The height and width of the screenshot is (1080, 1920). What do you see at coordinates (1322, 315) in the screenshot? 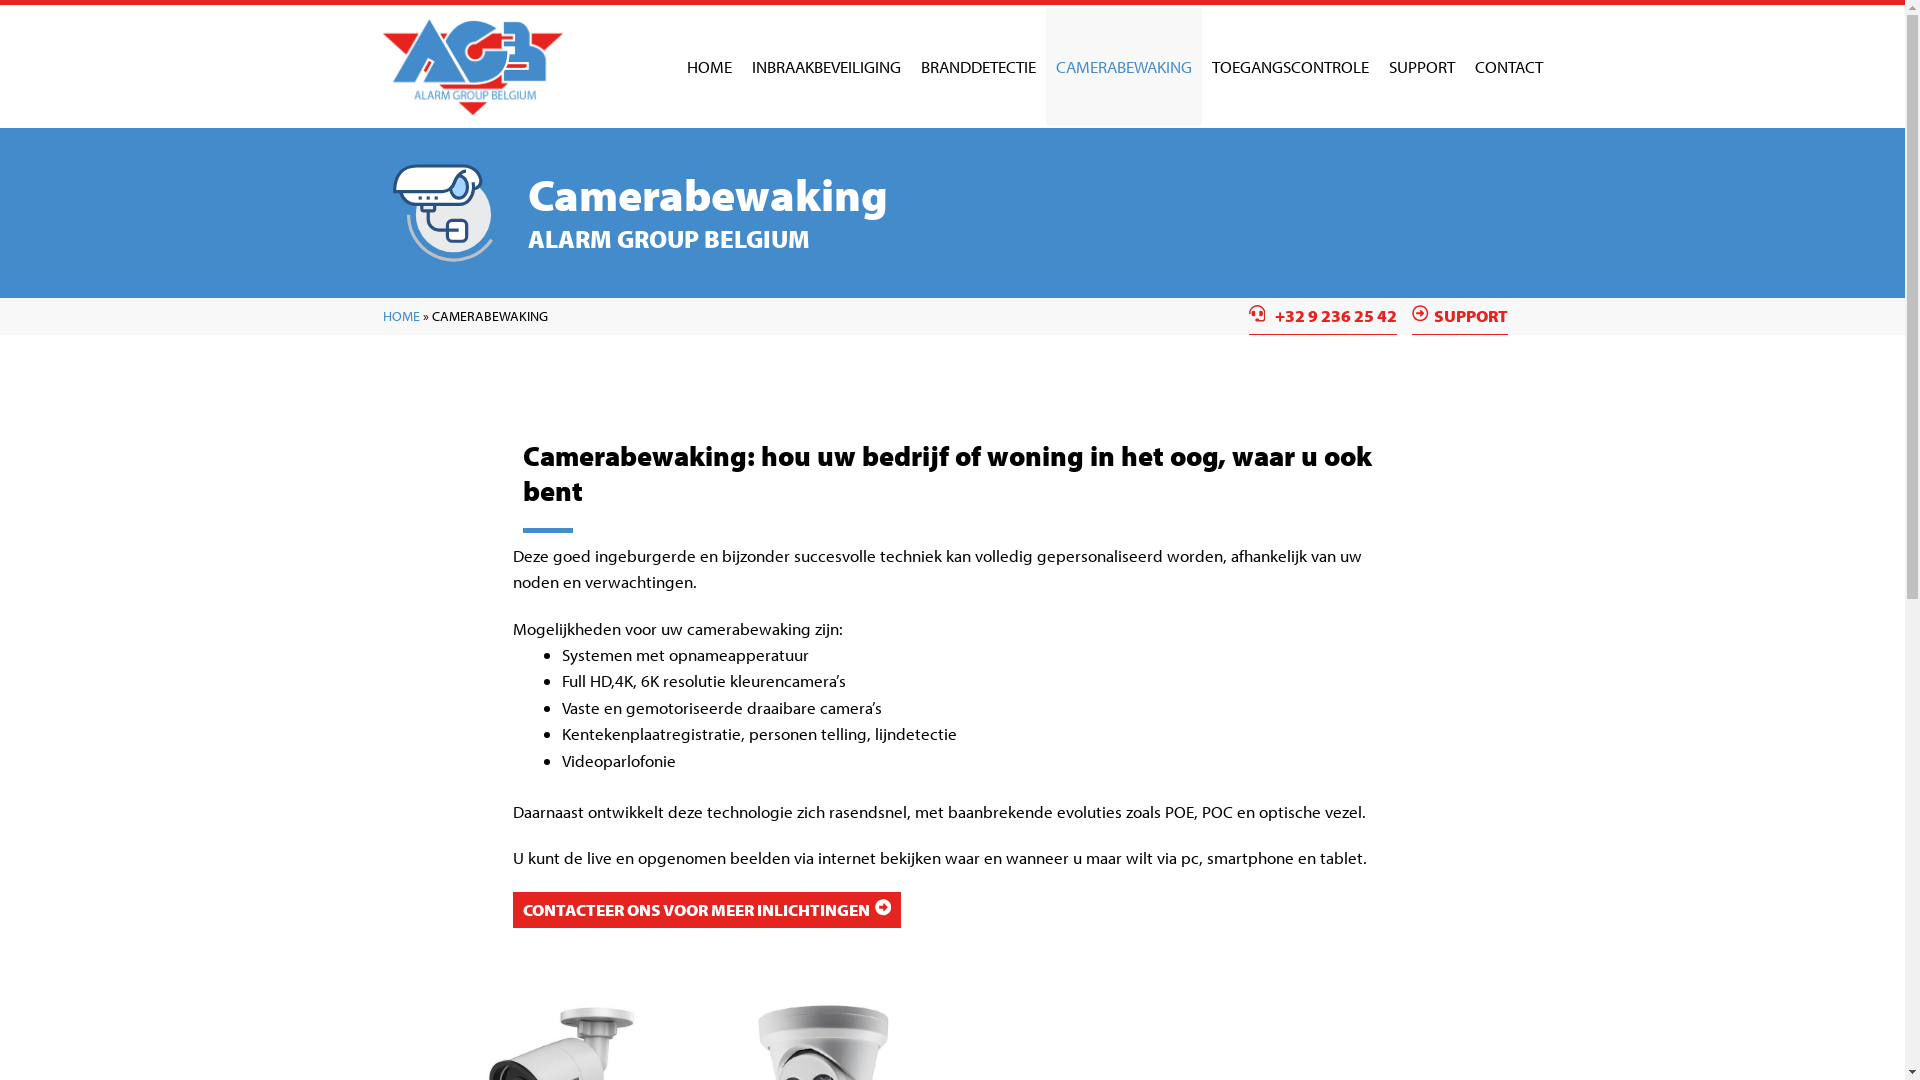
I see `'+32 9 236 25 42'` at bounding box center [1322, 315].